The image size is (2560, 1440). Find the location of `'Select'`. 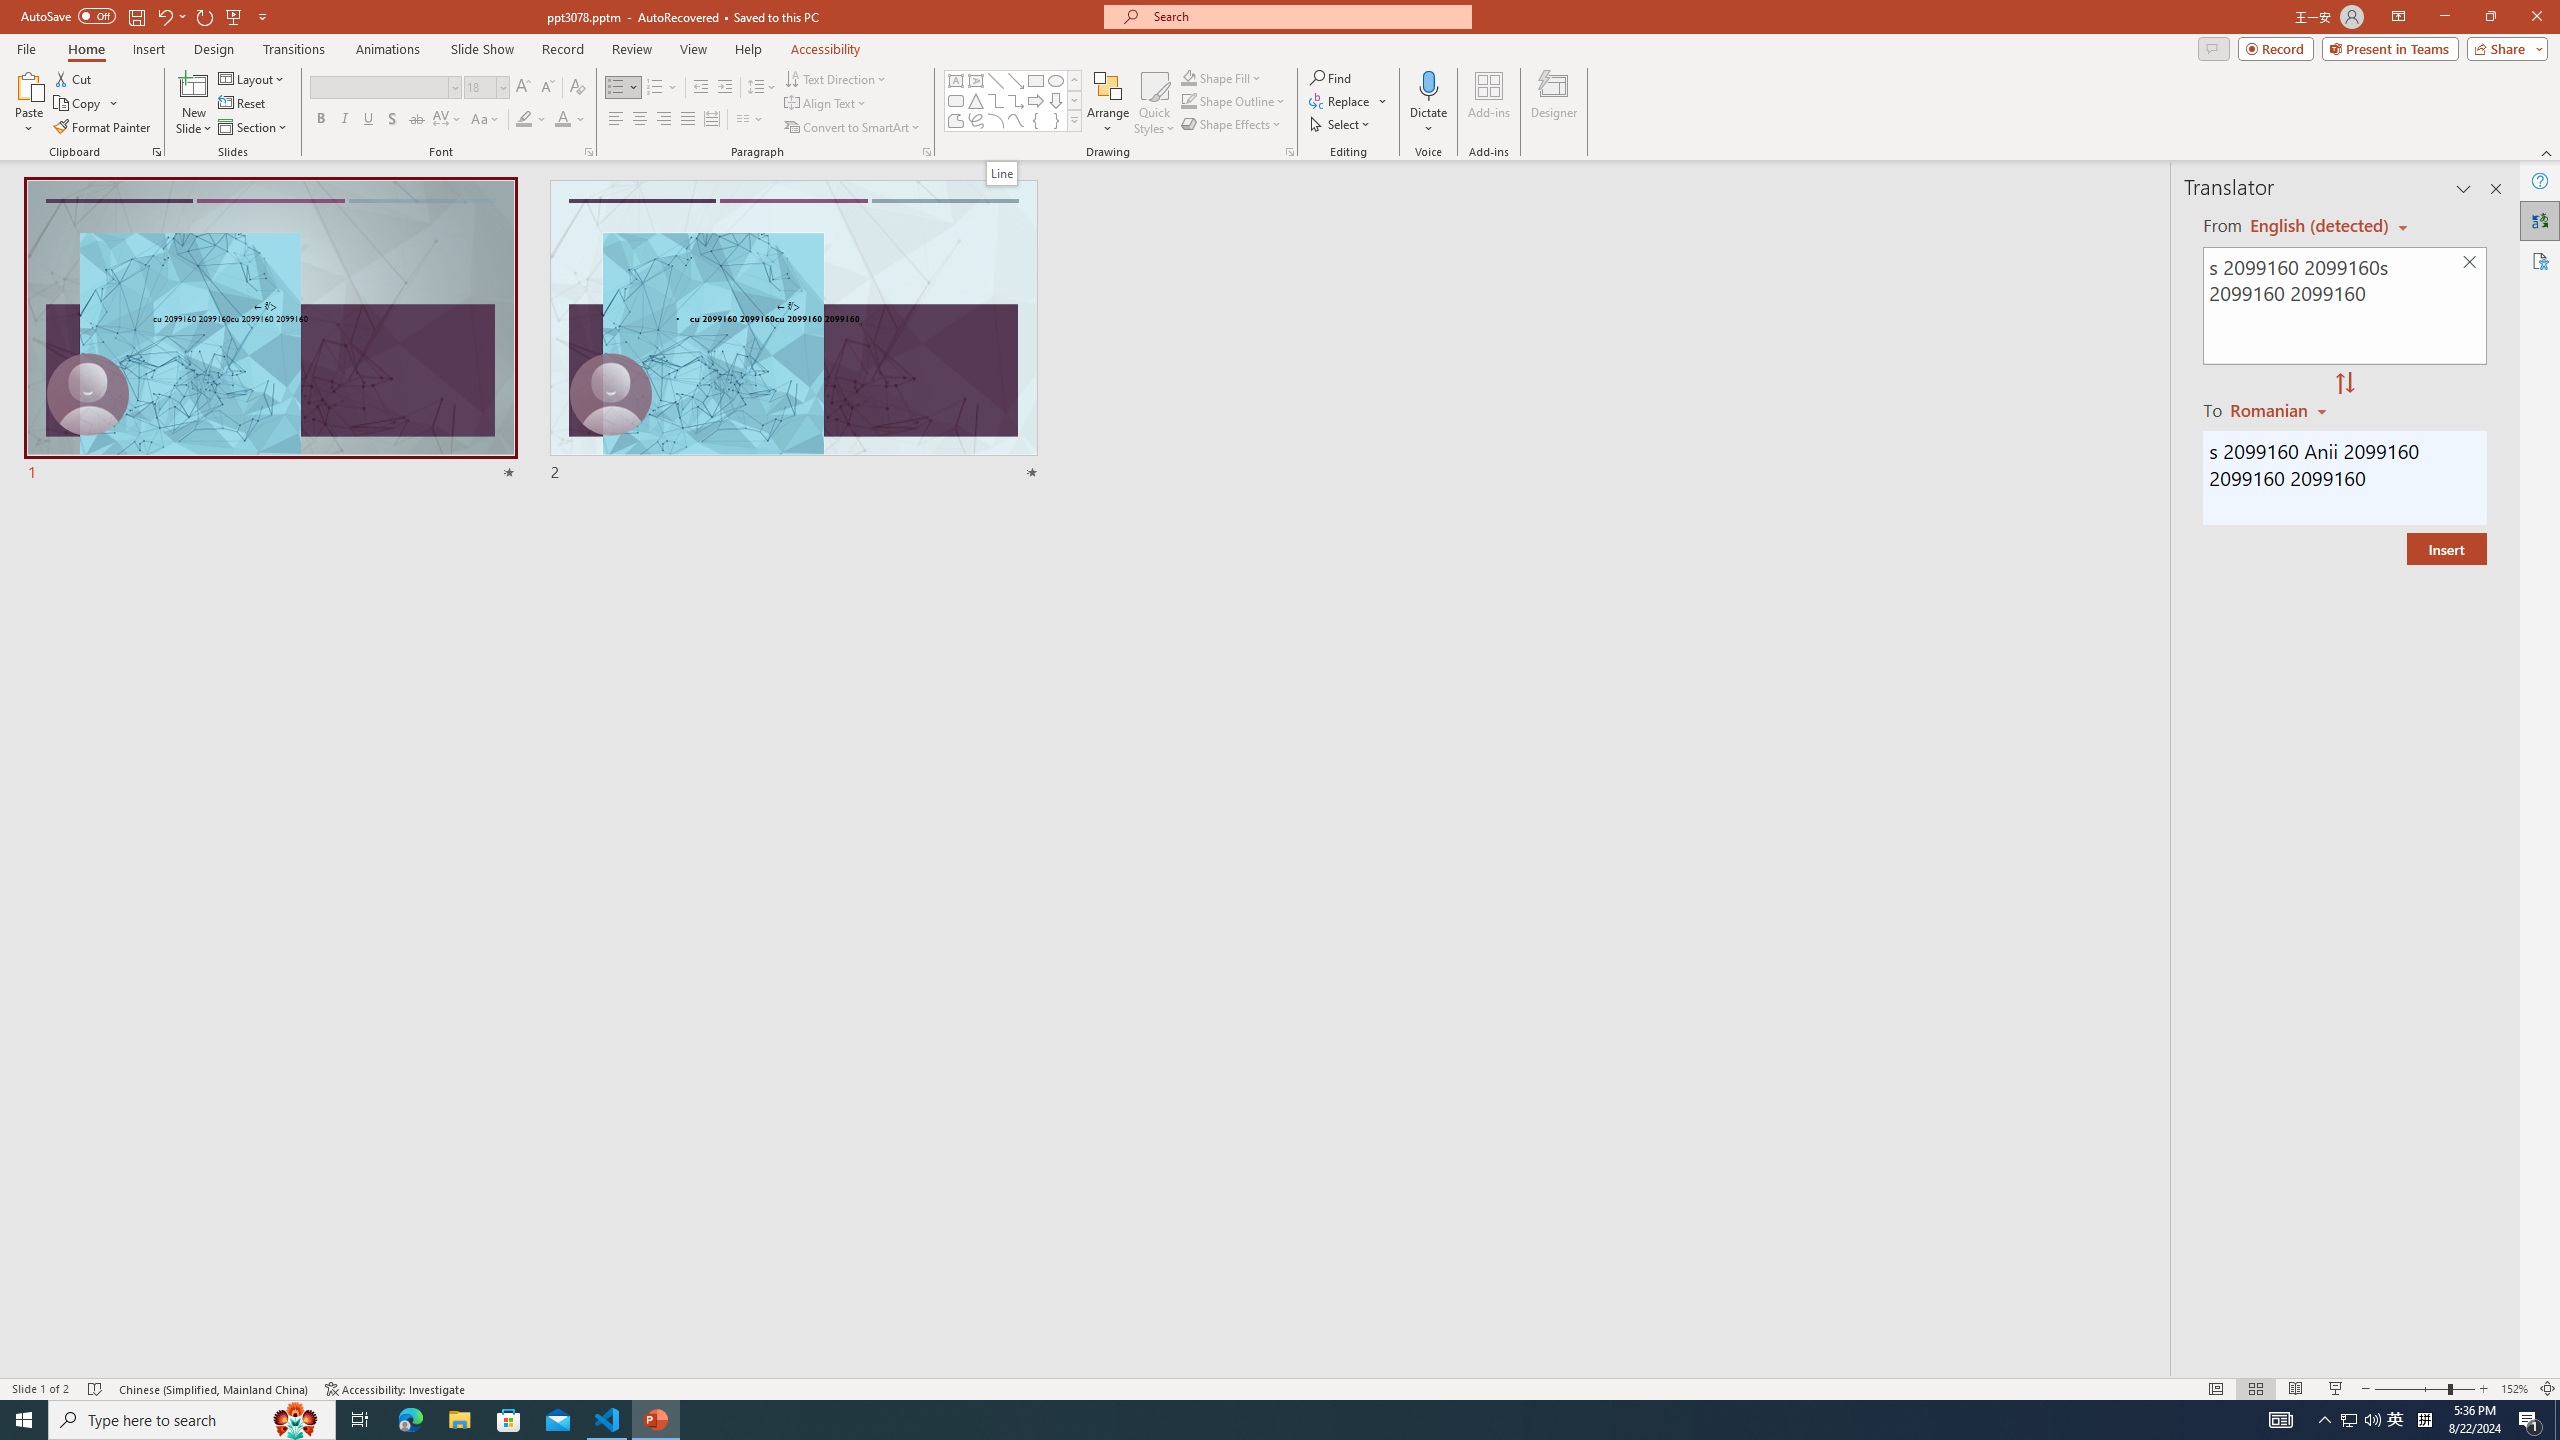

'Select' is located at coordinates (1341, 122).